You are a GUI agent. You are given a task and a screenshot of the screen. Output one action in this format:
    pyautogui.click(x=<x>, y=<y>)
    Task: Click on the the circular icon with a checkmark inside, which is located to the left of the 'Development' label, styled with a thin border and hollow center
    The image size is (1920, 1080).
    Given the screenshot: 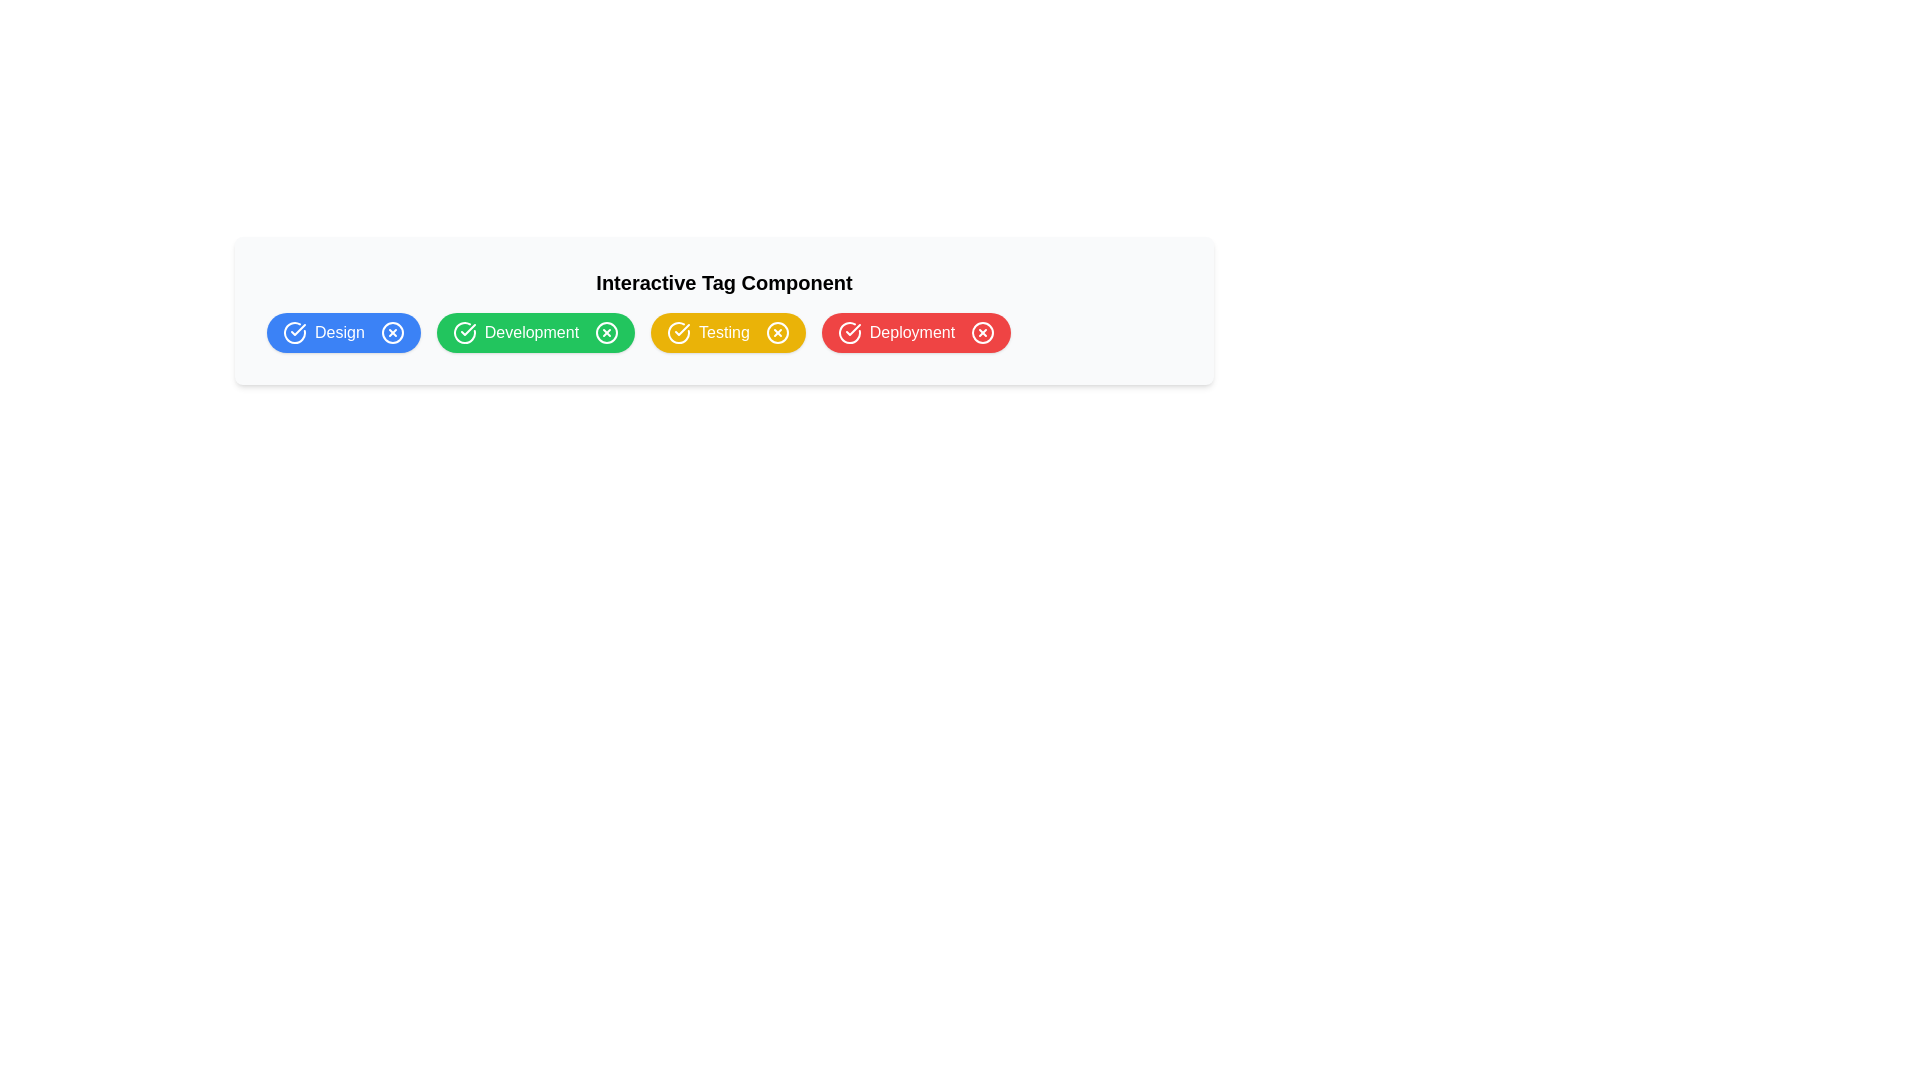 What is the action you would take?
    pyautogui.click(x=463, y=331)
    